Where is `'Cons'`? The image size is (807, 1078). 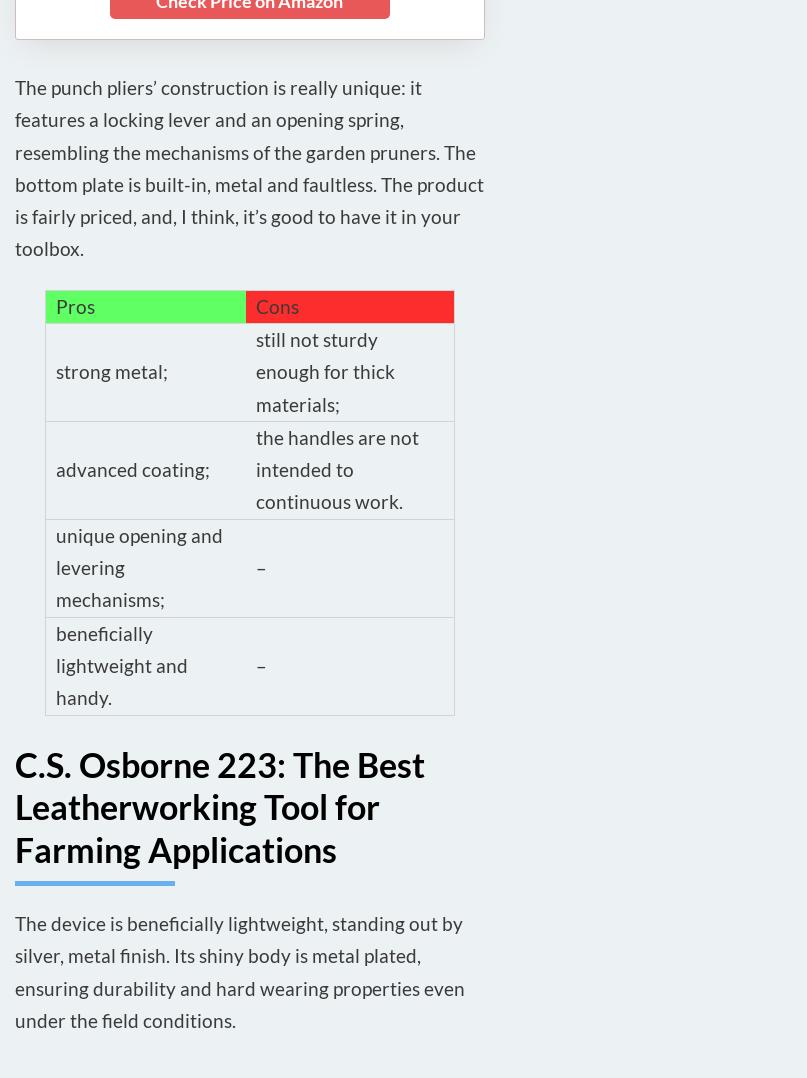 'Cons' is located at coordinates (254, 305).